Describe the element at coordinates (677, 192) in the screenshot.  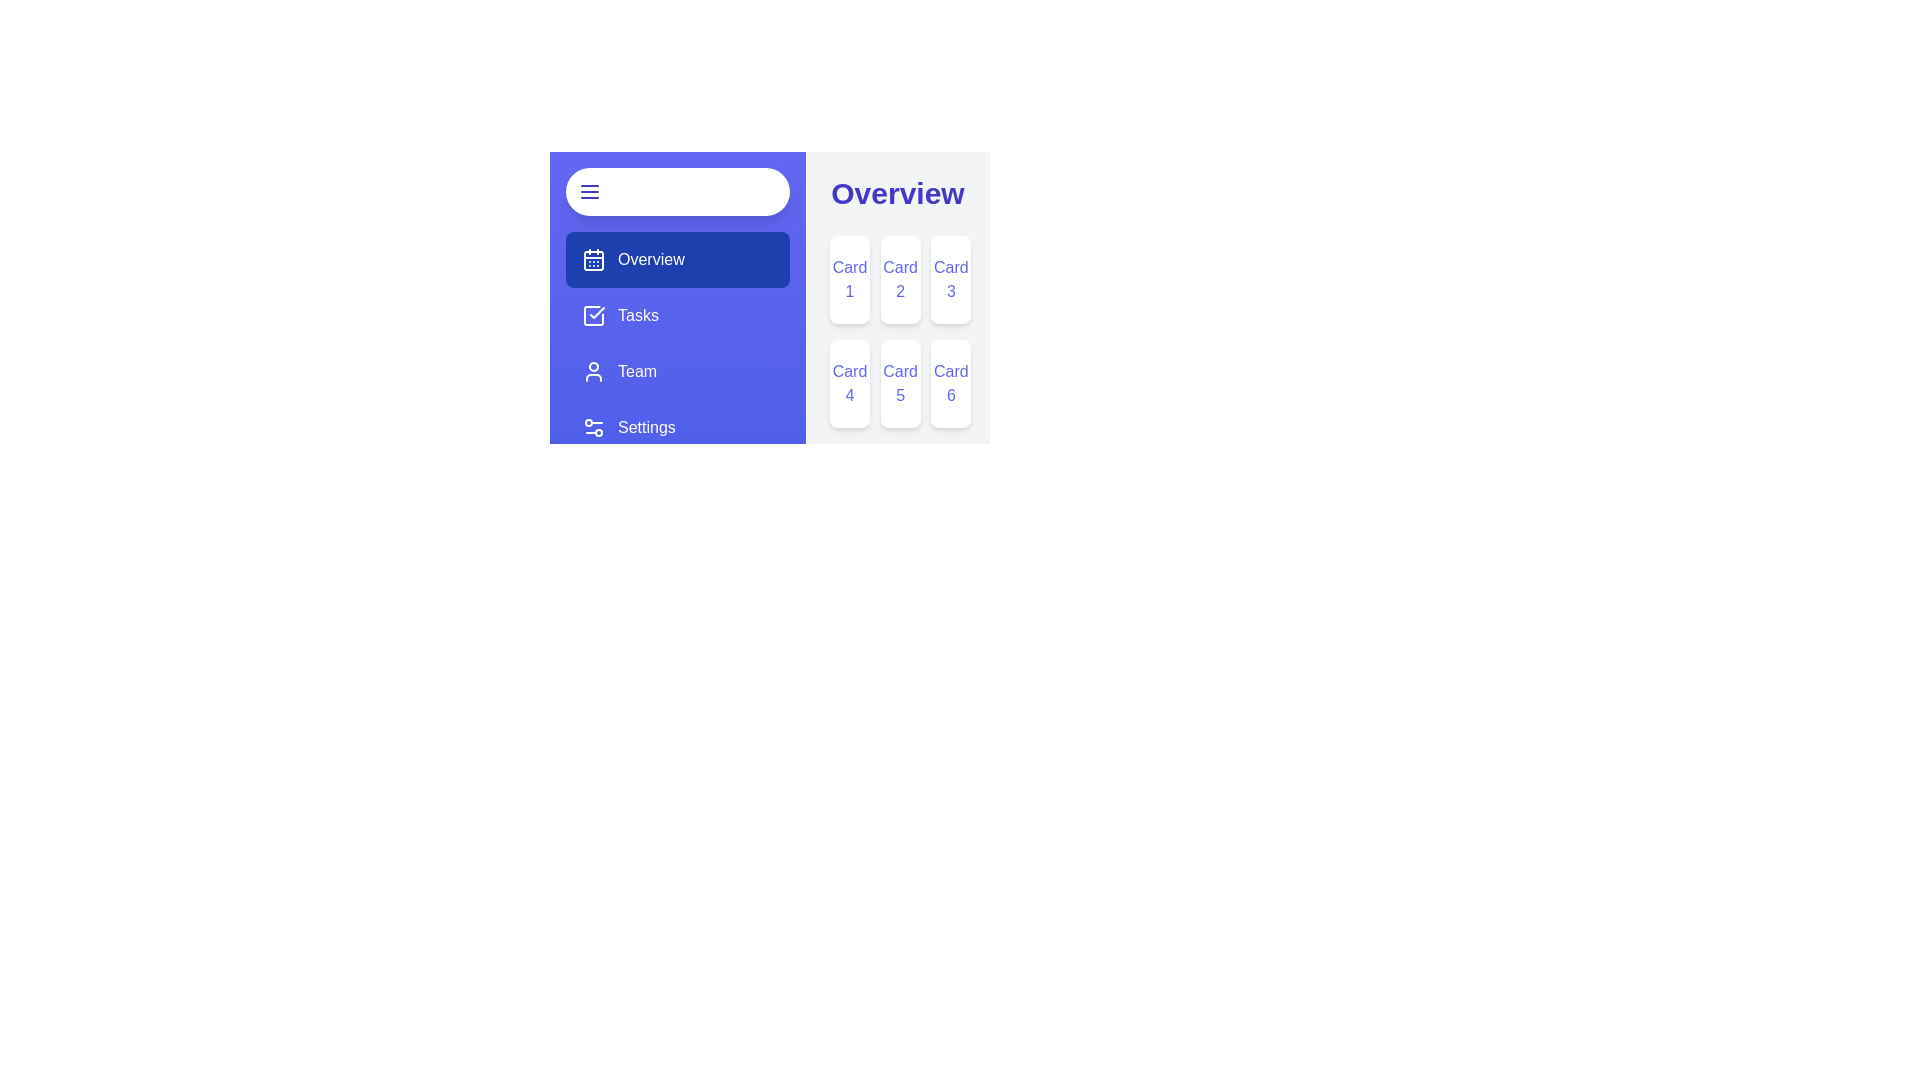
I see `the navigation drawer toggle button` at that location.